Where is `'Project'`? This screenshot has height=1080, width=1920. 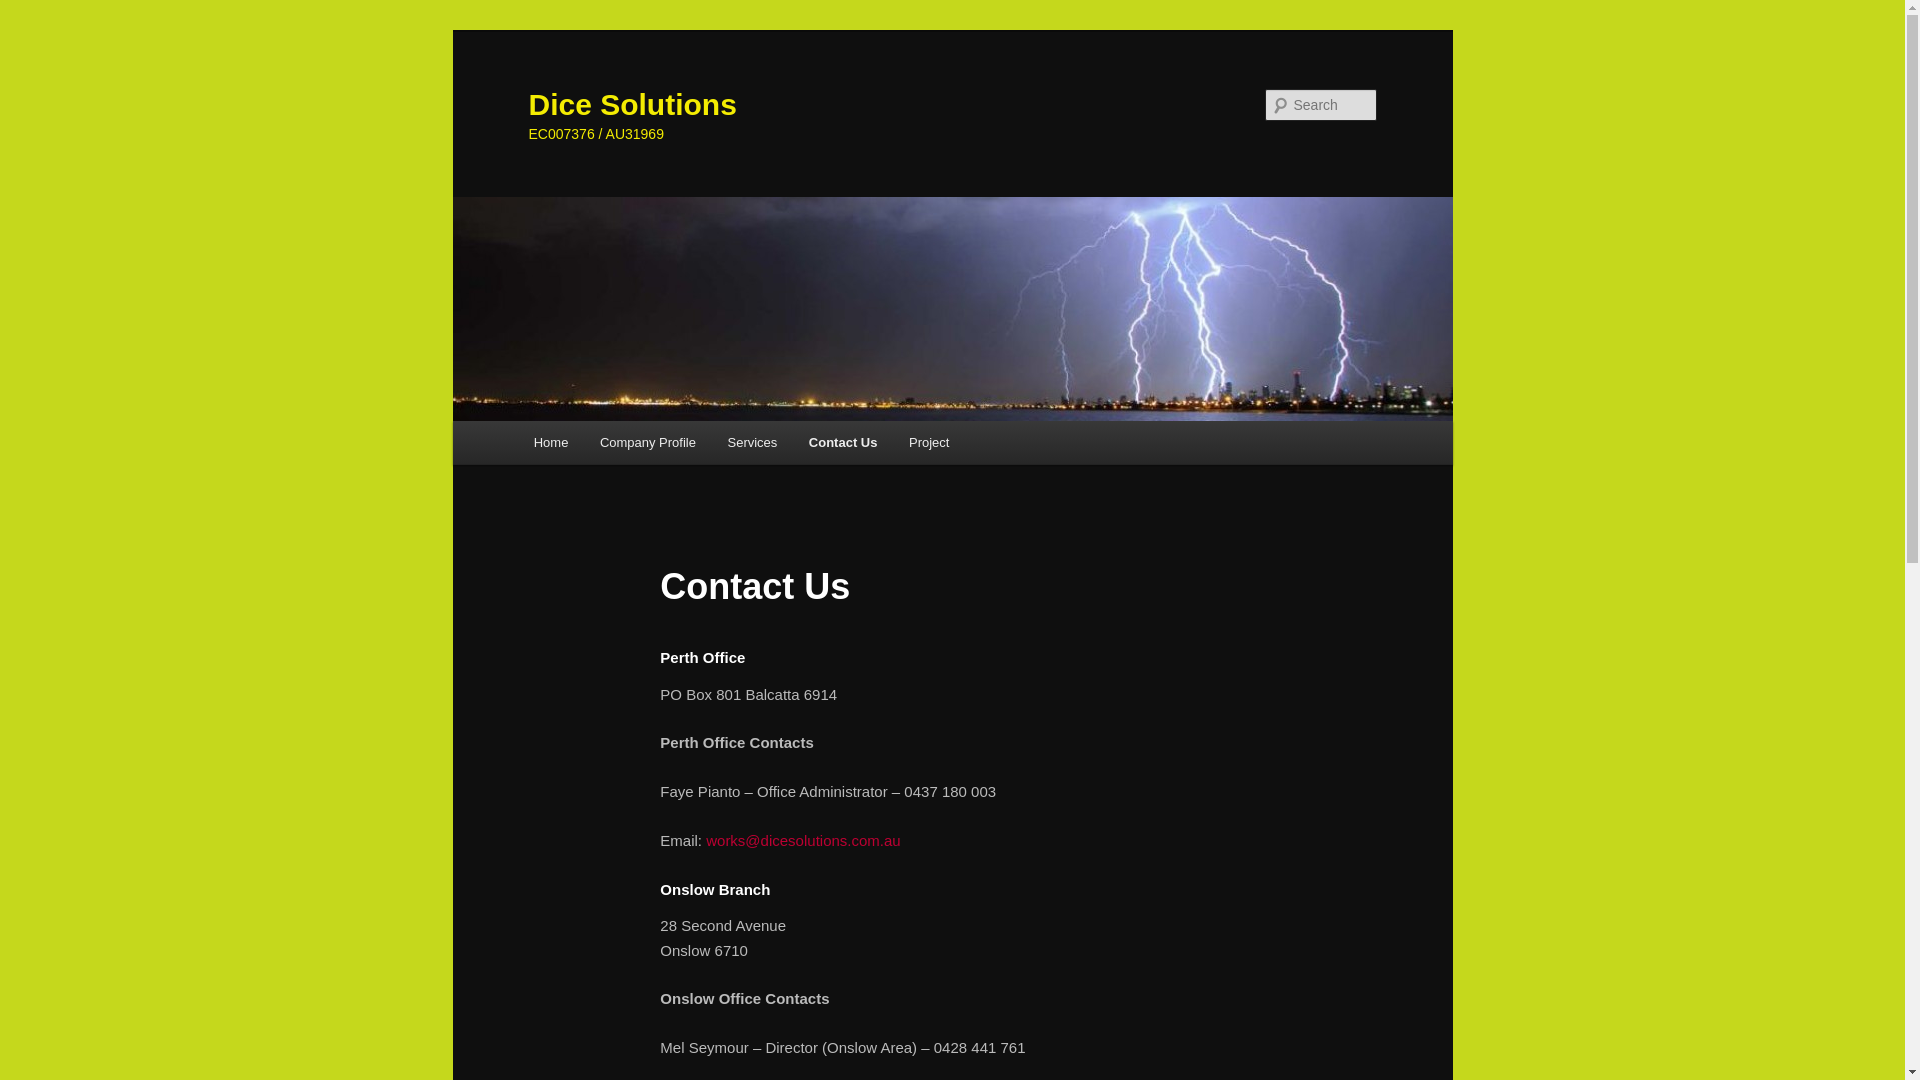 'Project' is located at coordinates (928, 441).